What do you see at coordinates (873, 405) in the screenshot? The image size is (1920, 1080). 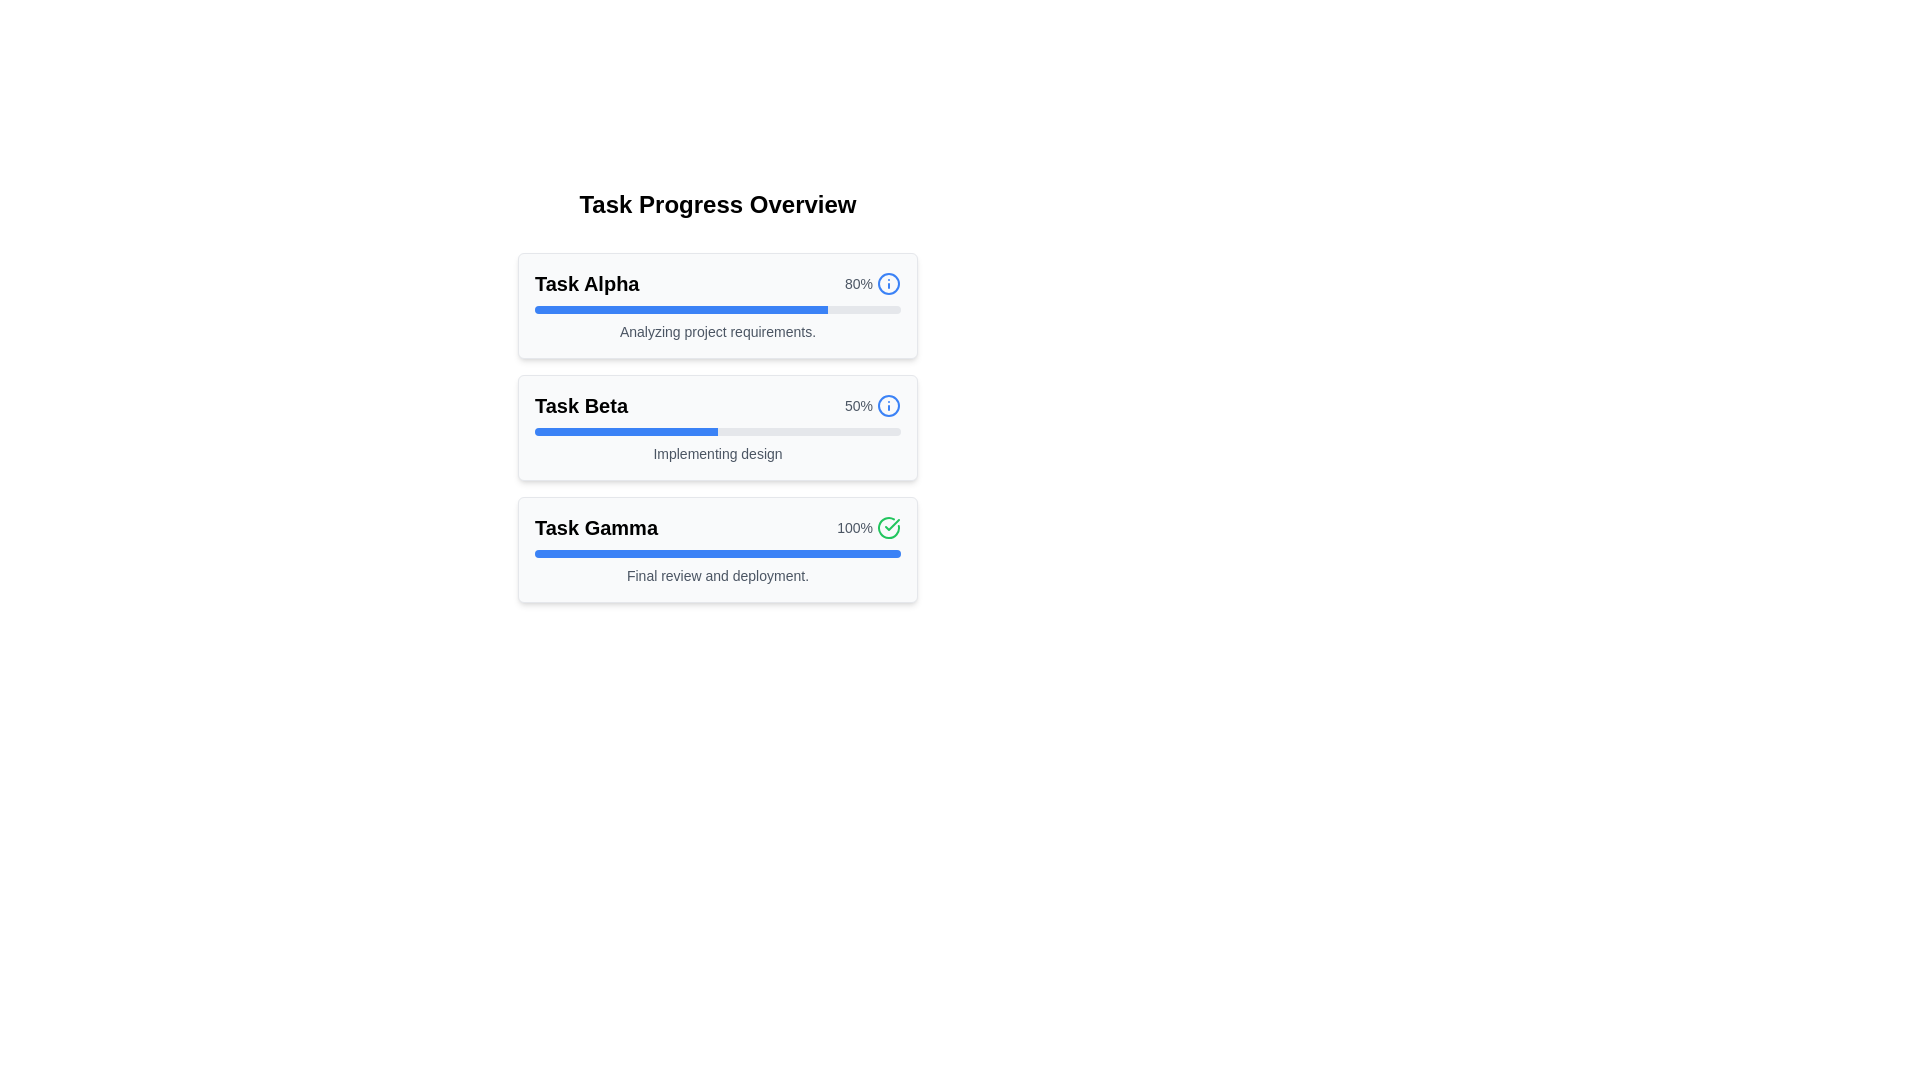 I see `the hybrid component displaying '50%' and the blue information icon within the 'Task Beta' group` at bounding box center [873, 405].